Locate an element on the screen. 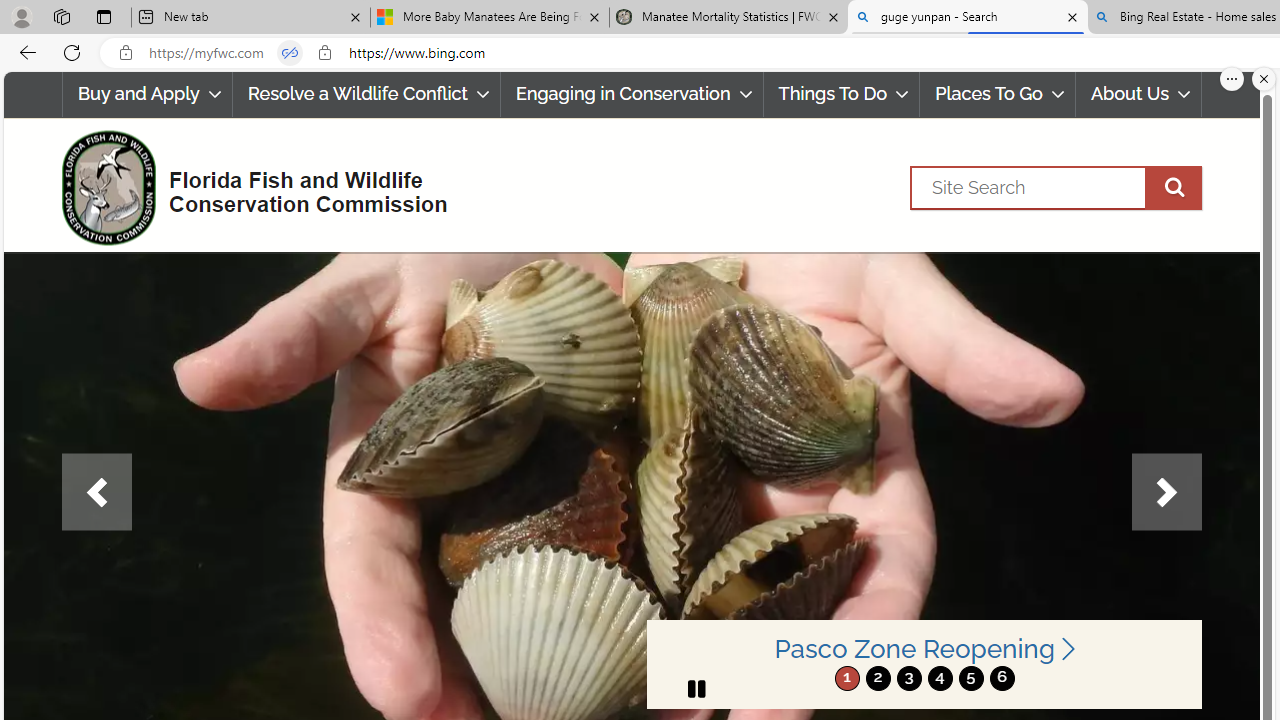  'About Us' is located at coordinates (1139, 94).